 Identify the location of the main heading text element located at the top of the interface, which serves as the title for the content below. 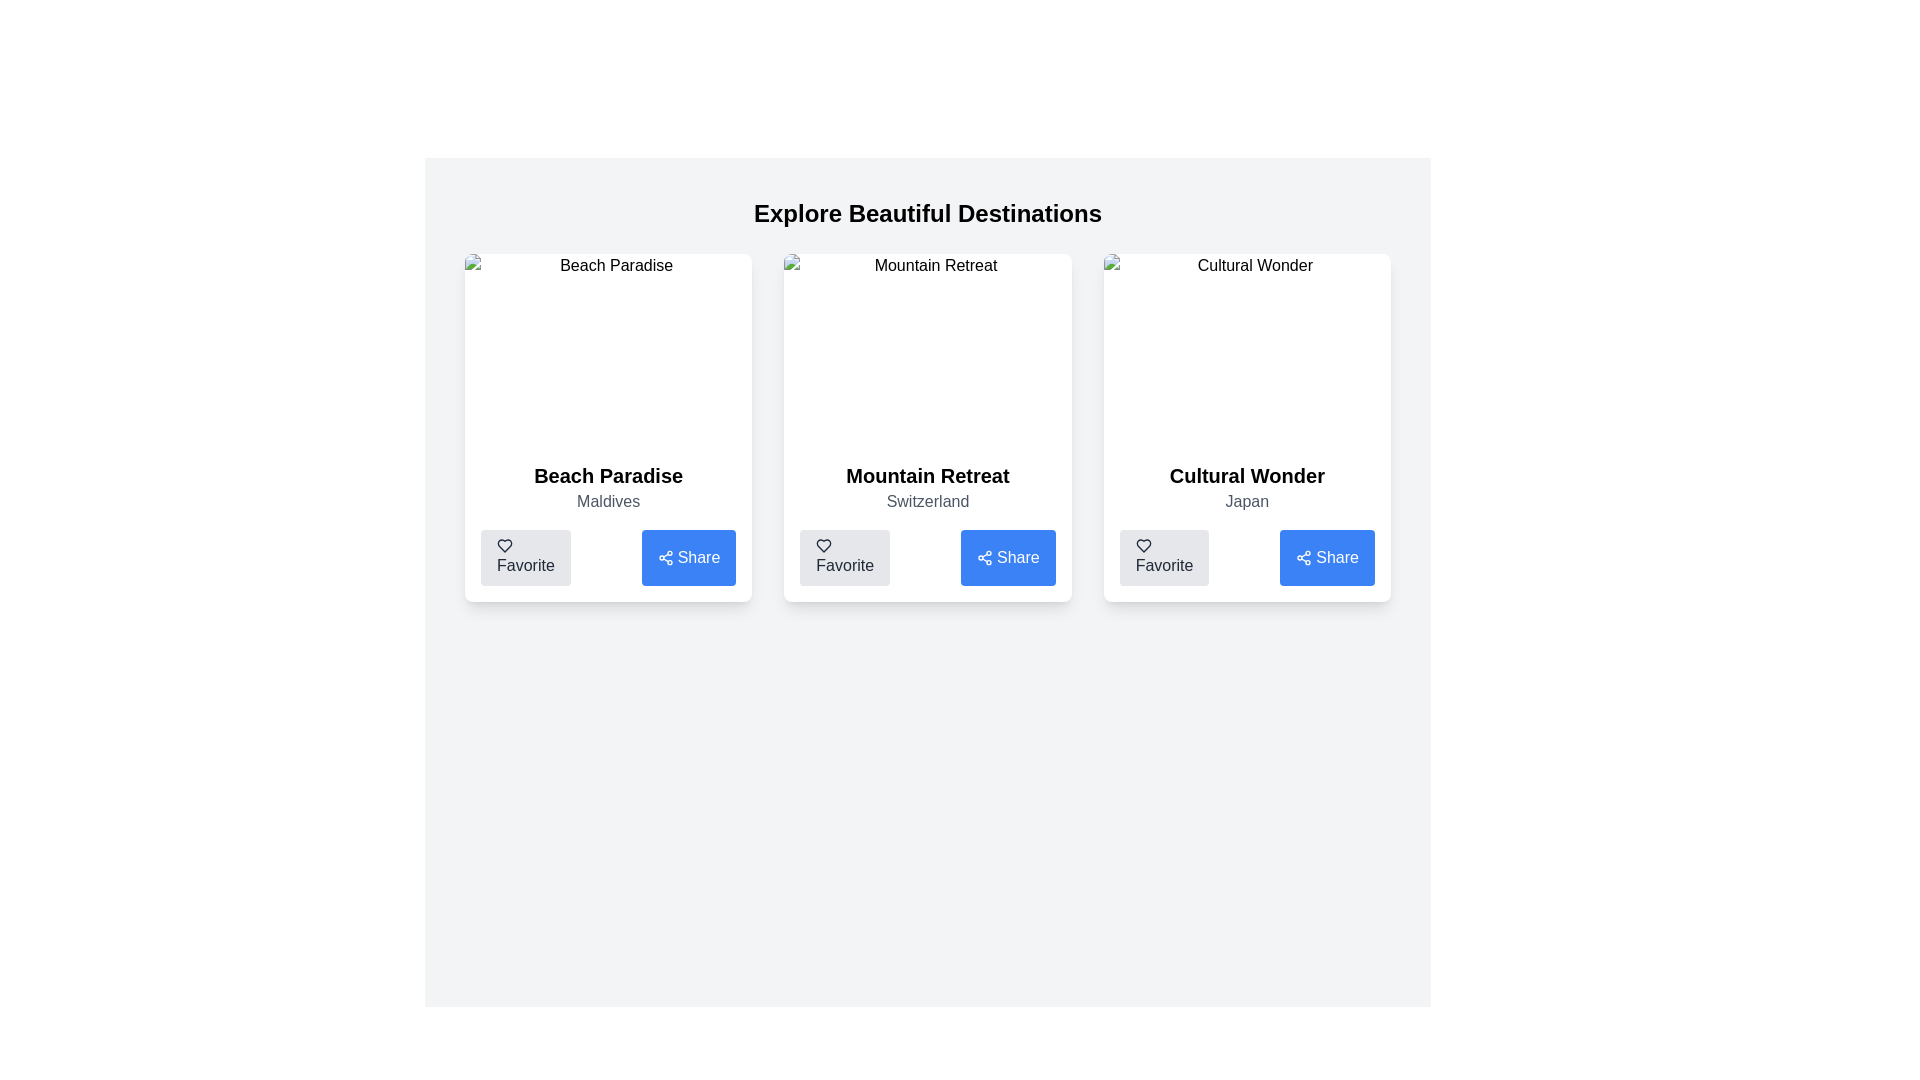
(926, 213).